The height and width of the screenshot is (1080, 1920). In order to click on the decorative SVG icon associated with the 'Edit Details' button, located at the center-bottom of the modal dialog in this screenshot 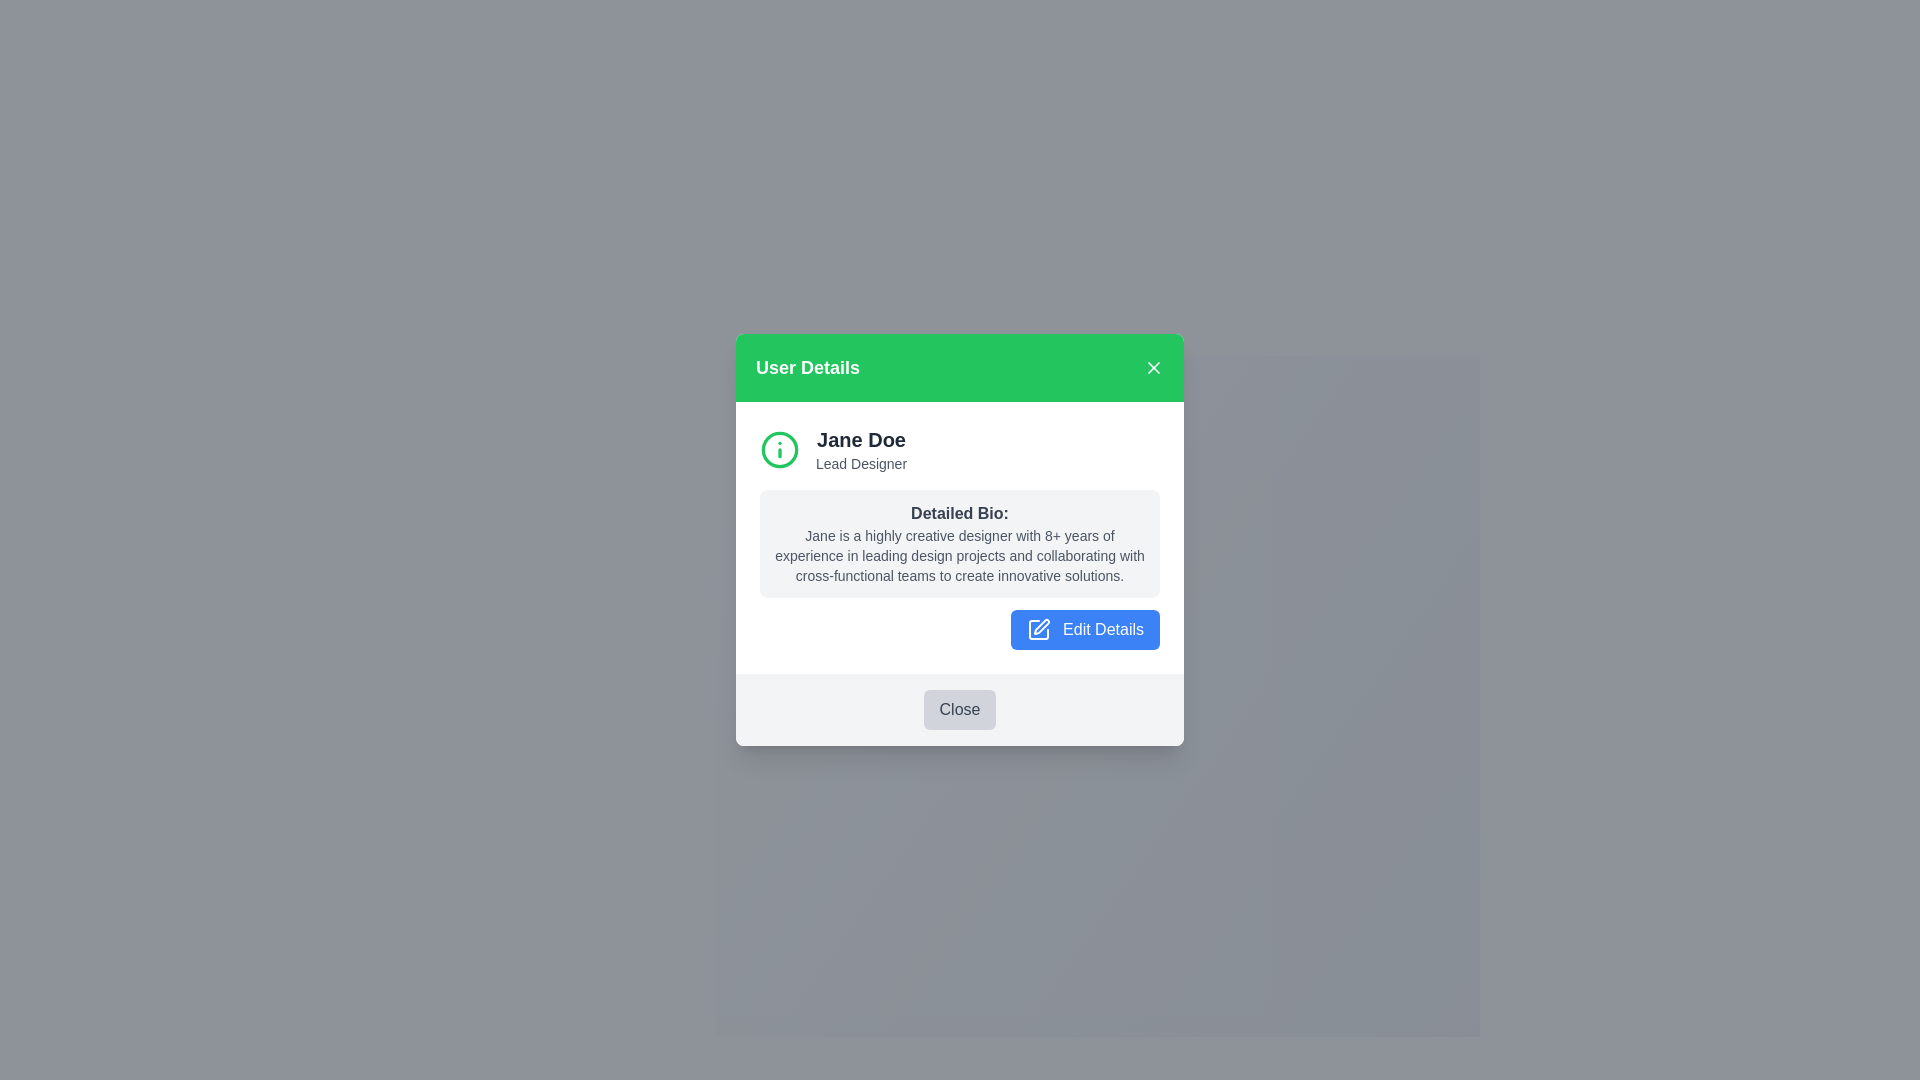, I will do `click(1038, 630)`.